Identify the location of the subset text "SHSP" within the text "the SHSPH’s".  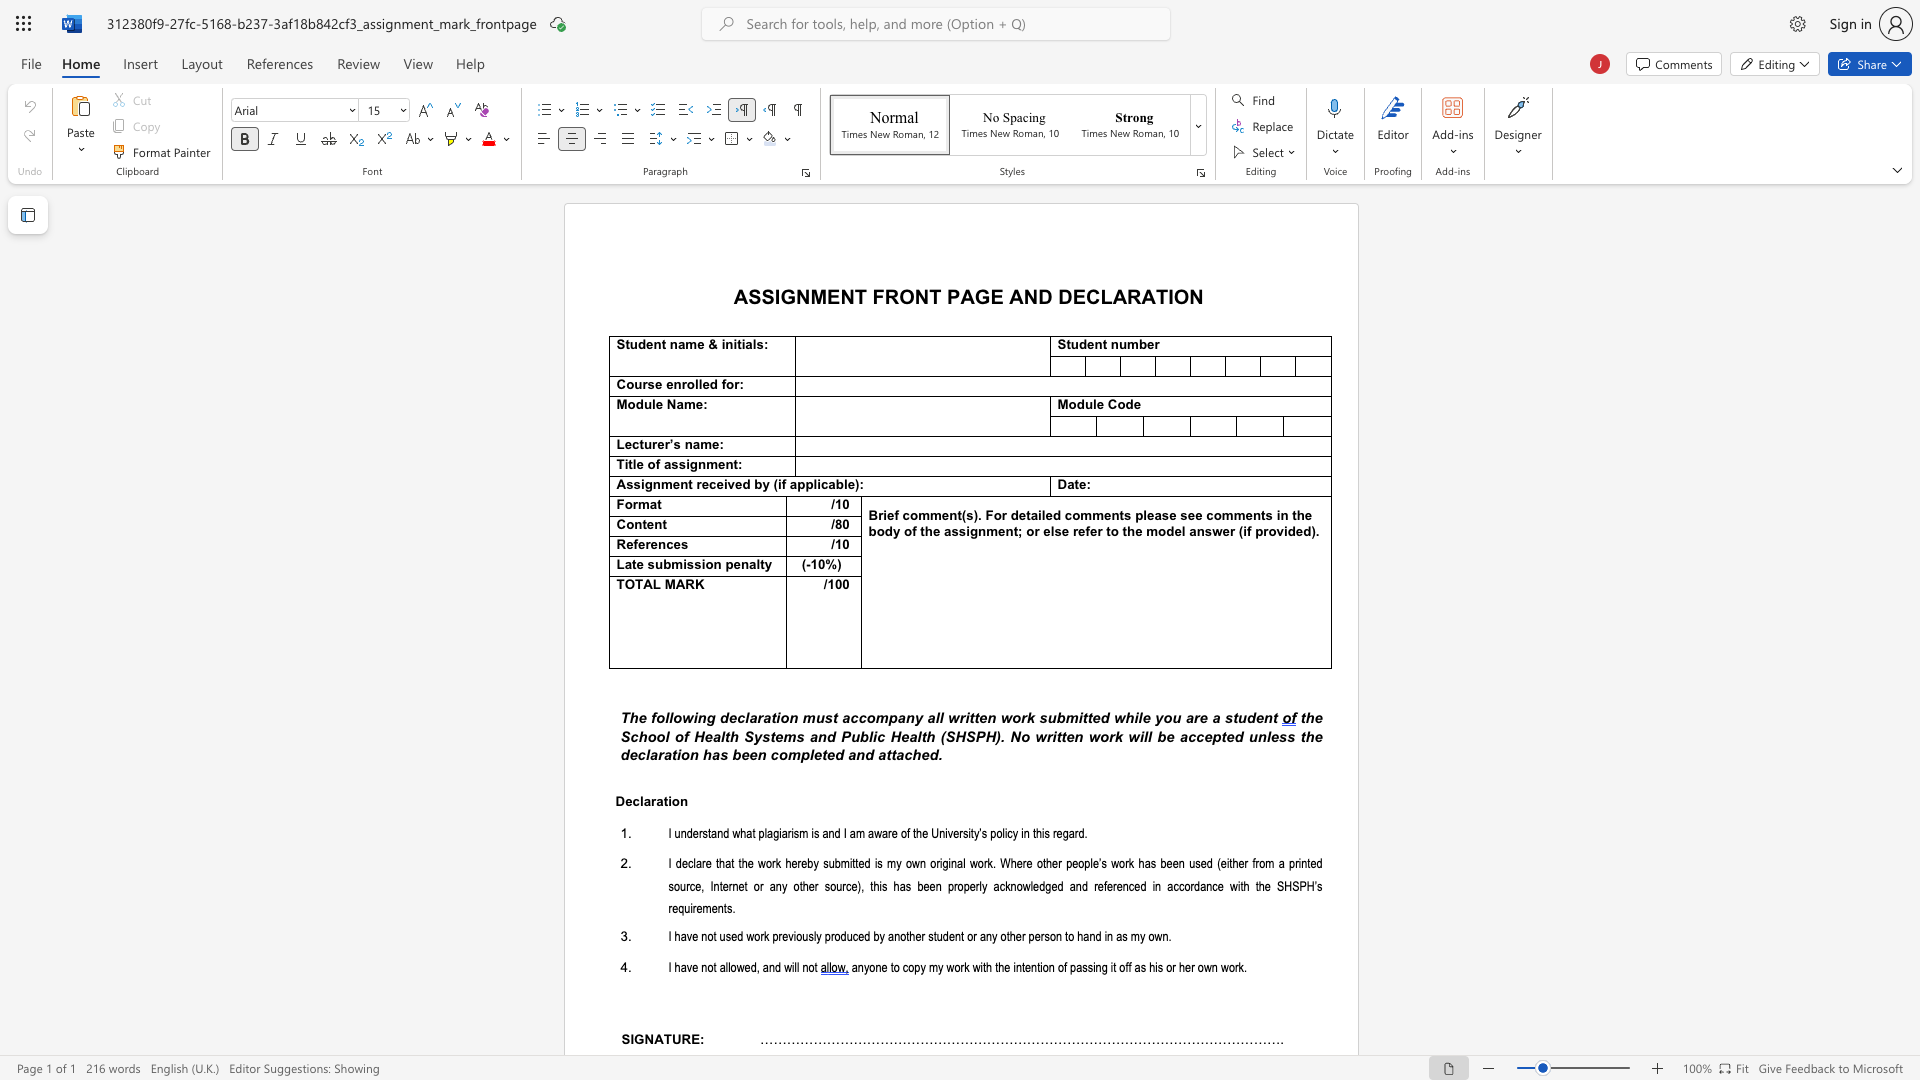
(1275, 885).